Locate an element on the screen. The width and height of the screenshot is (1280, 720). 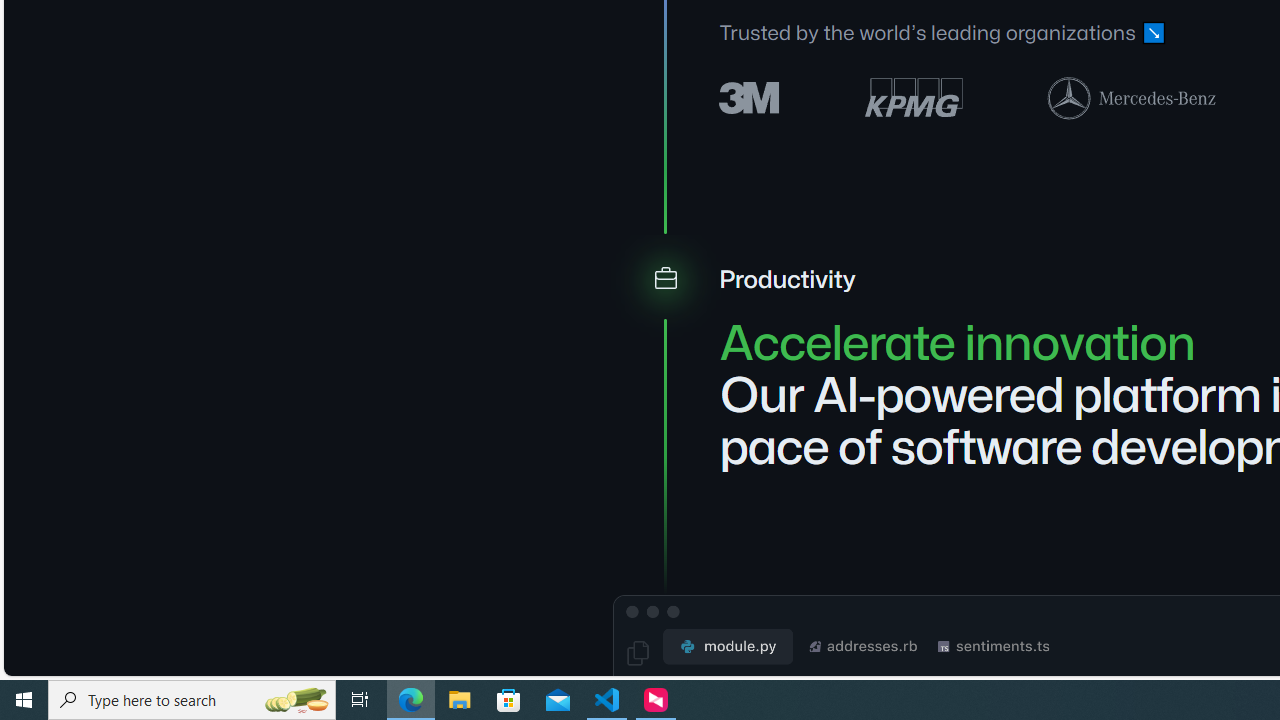
'Start' is located at coordinates (24, 698).